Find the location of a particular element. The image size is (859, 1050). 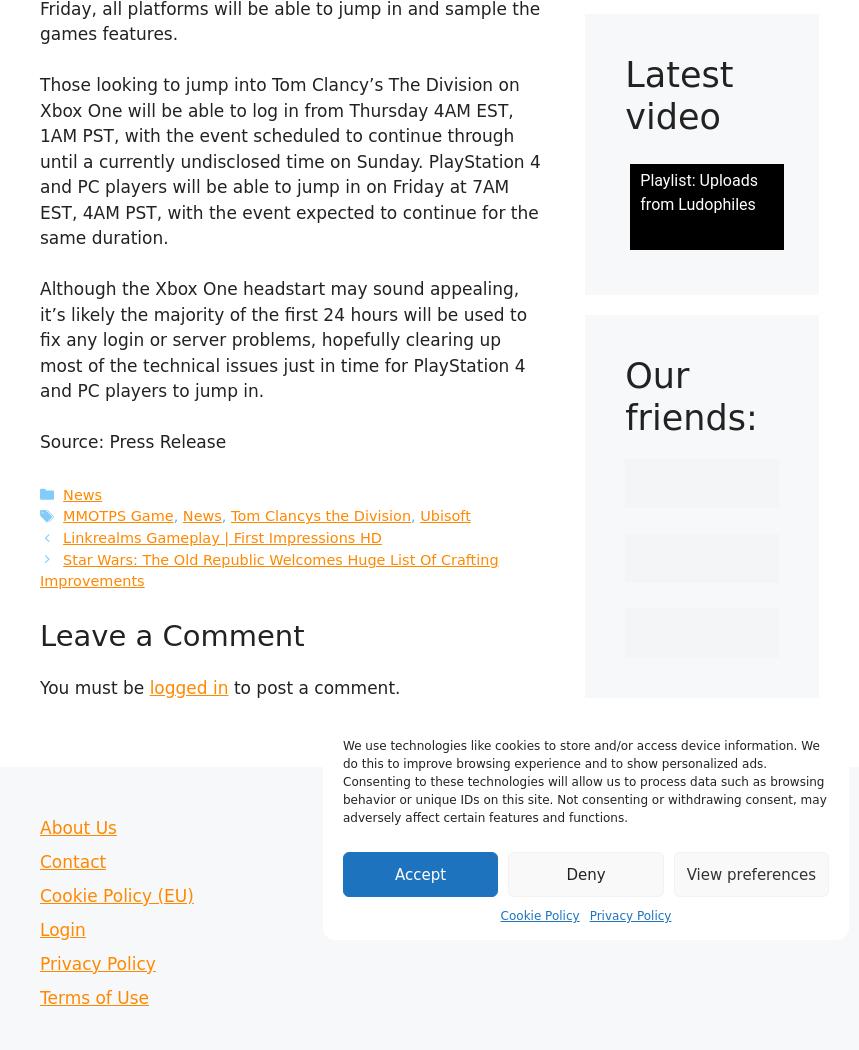

'Source: Press Release' is located at coordinates (132, 441).